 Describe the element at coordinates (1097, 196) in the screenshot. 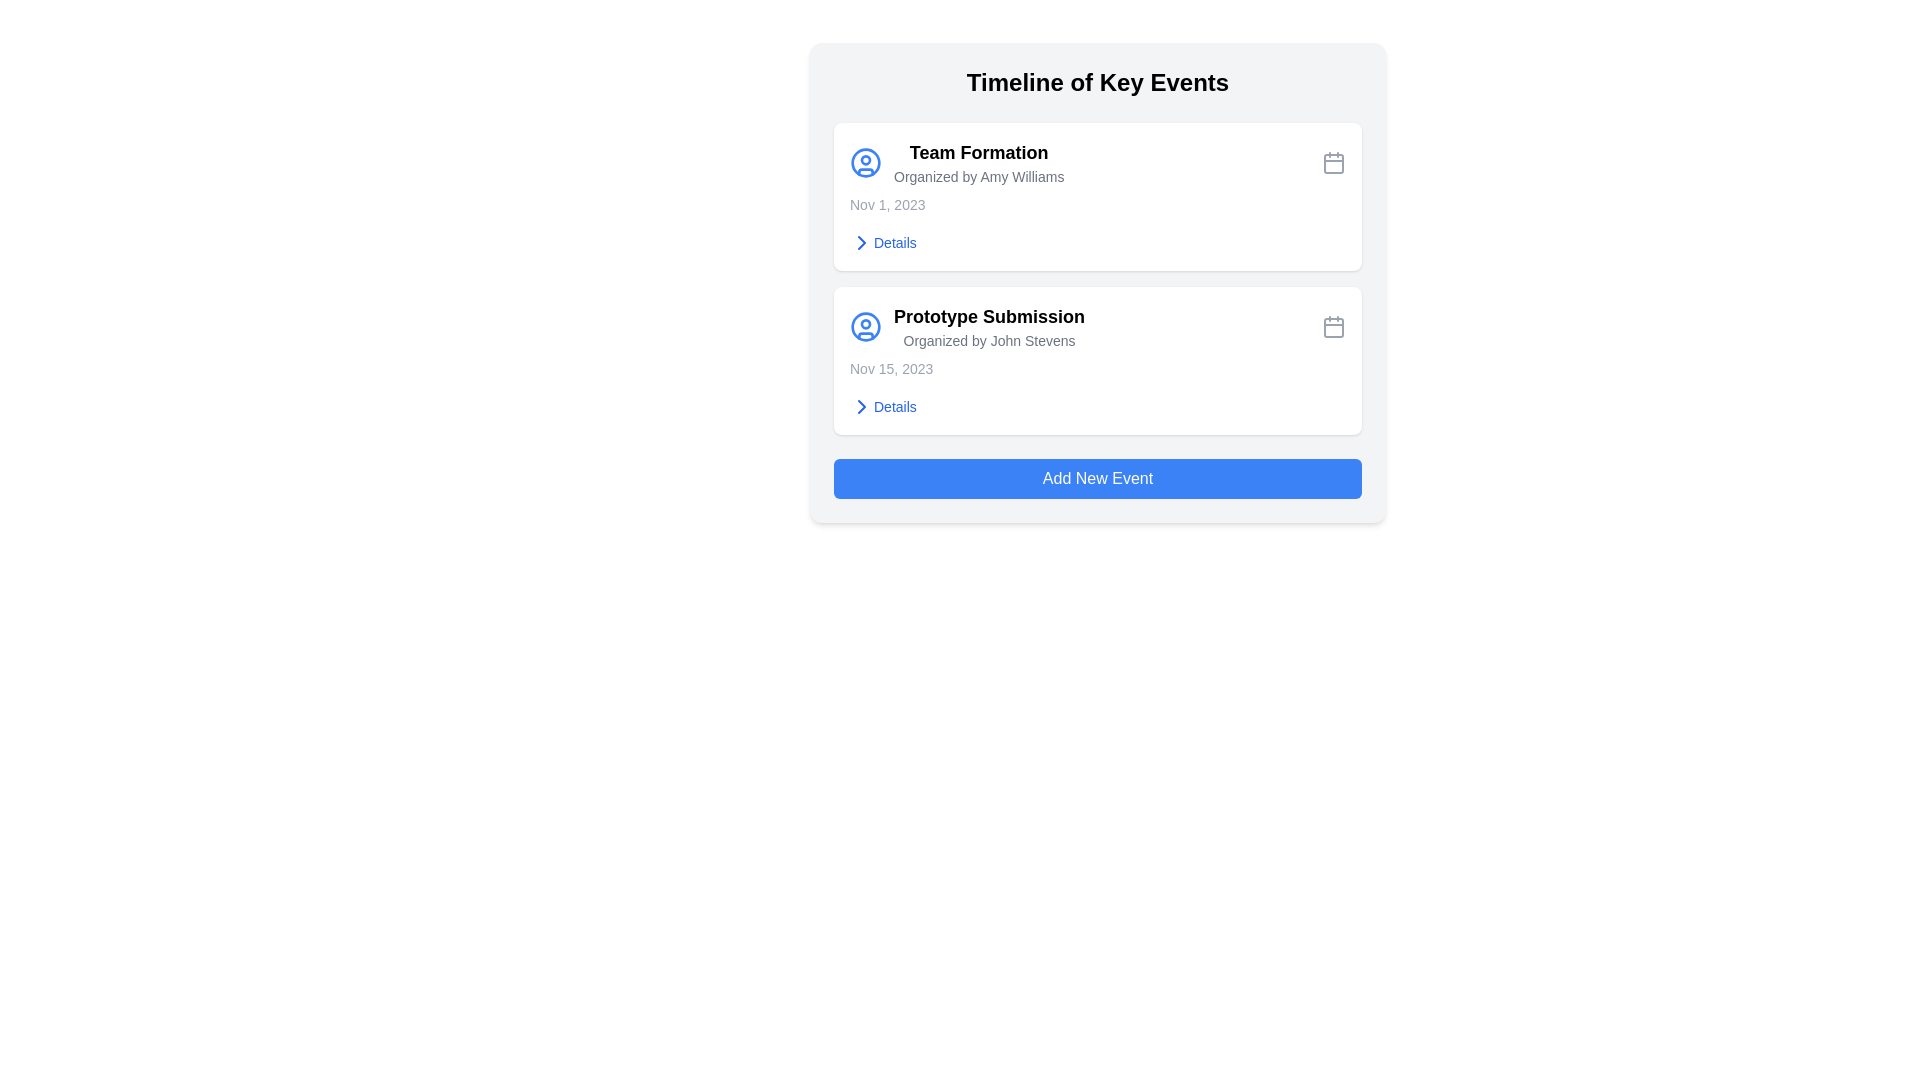

I see `the Event Summary Card that presents a summary of the 'Team Formation' event, located at the top of the vertical list of event cards` at that location.